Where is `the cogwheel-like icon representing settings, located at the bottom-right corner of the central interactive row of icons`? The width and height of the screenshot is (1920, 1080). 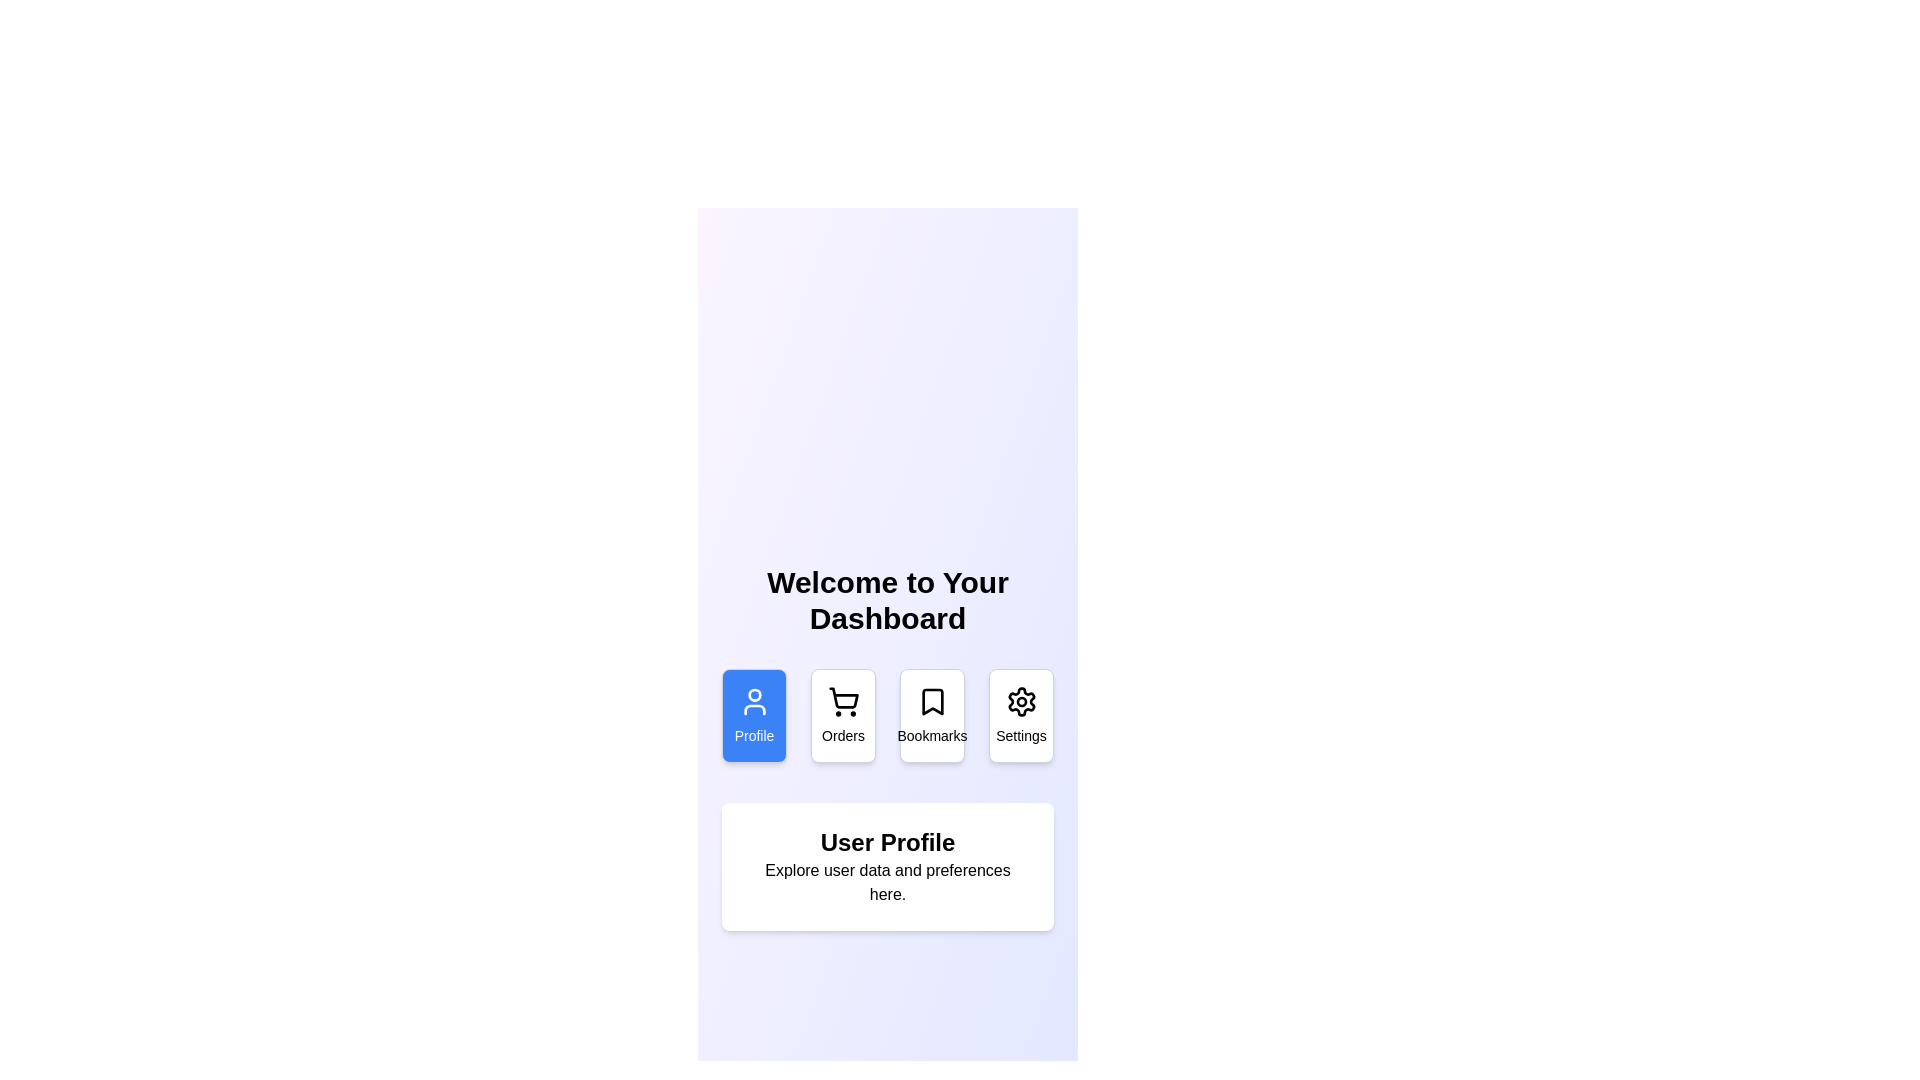
the cogwheel-like icon representing settings, located at the bottom-right corner of the central interactive row of icons is located at coordinates (1021, 701).